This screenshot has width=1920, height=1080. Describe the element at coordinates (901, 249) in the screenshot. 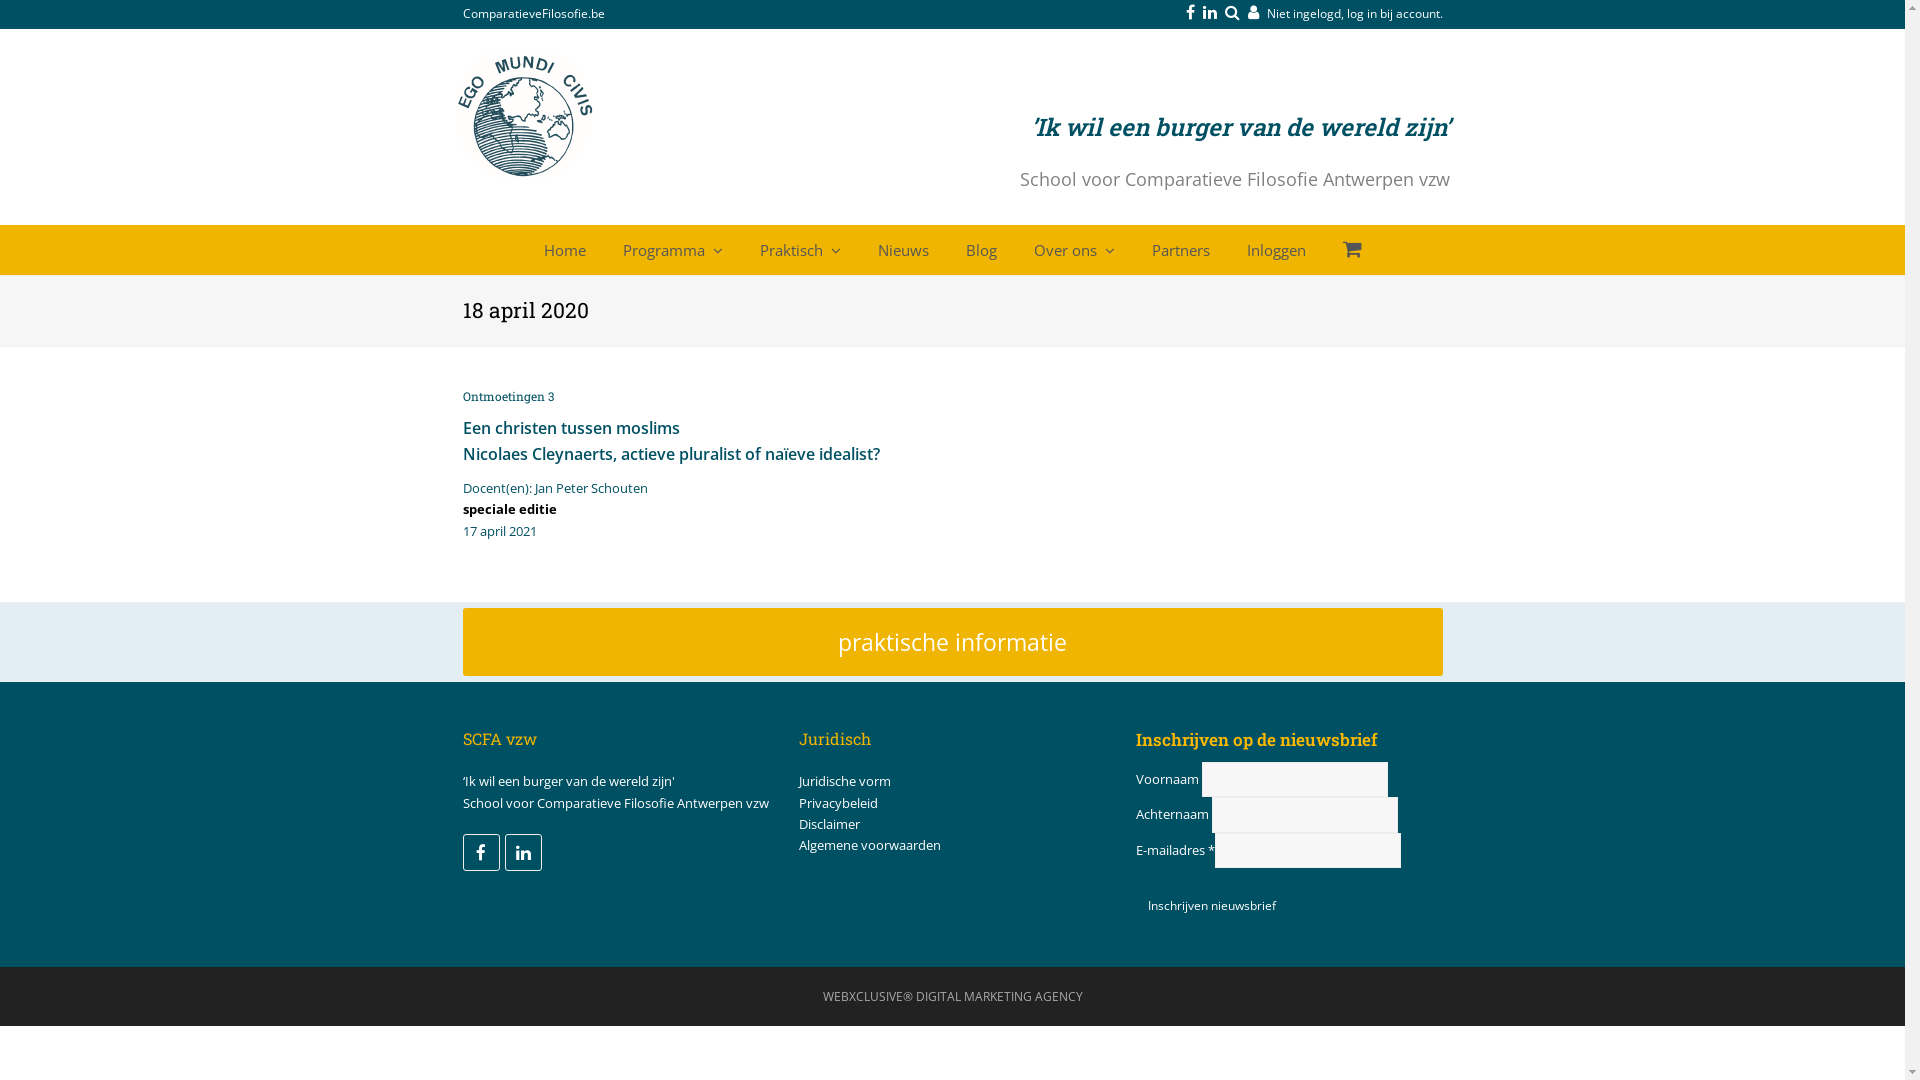

I see `'Nieuws'` at that location.